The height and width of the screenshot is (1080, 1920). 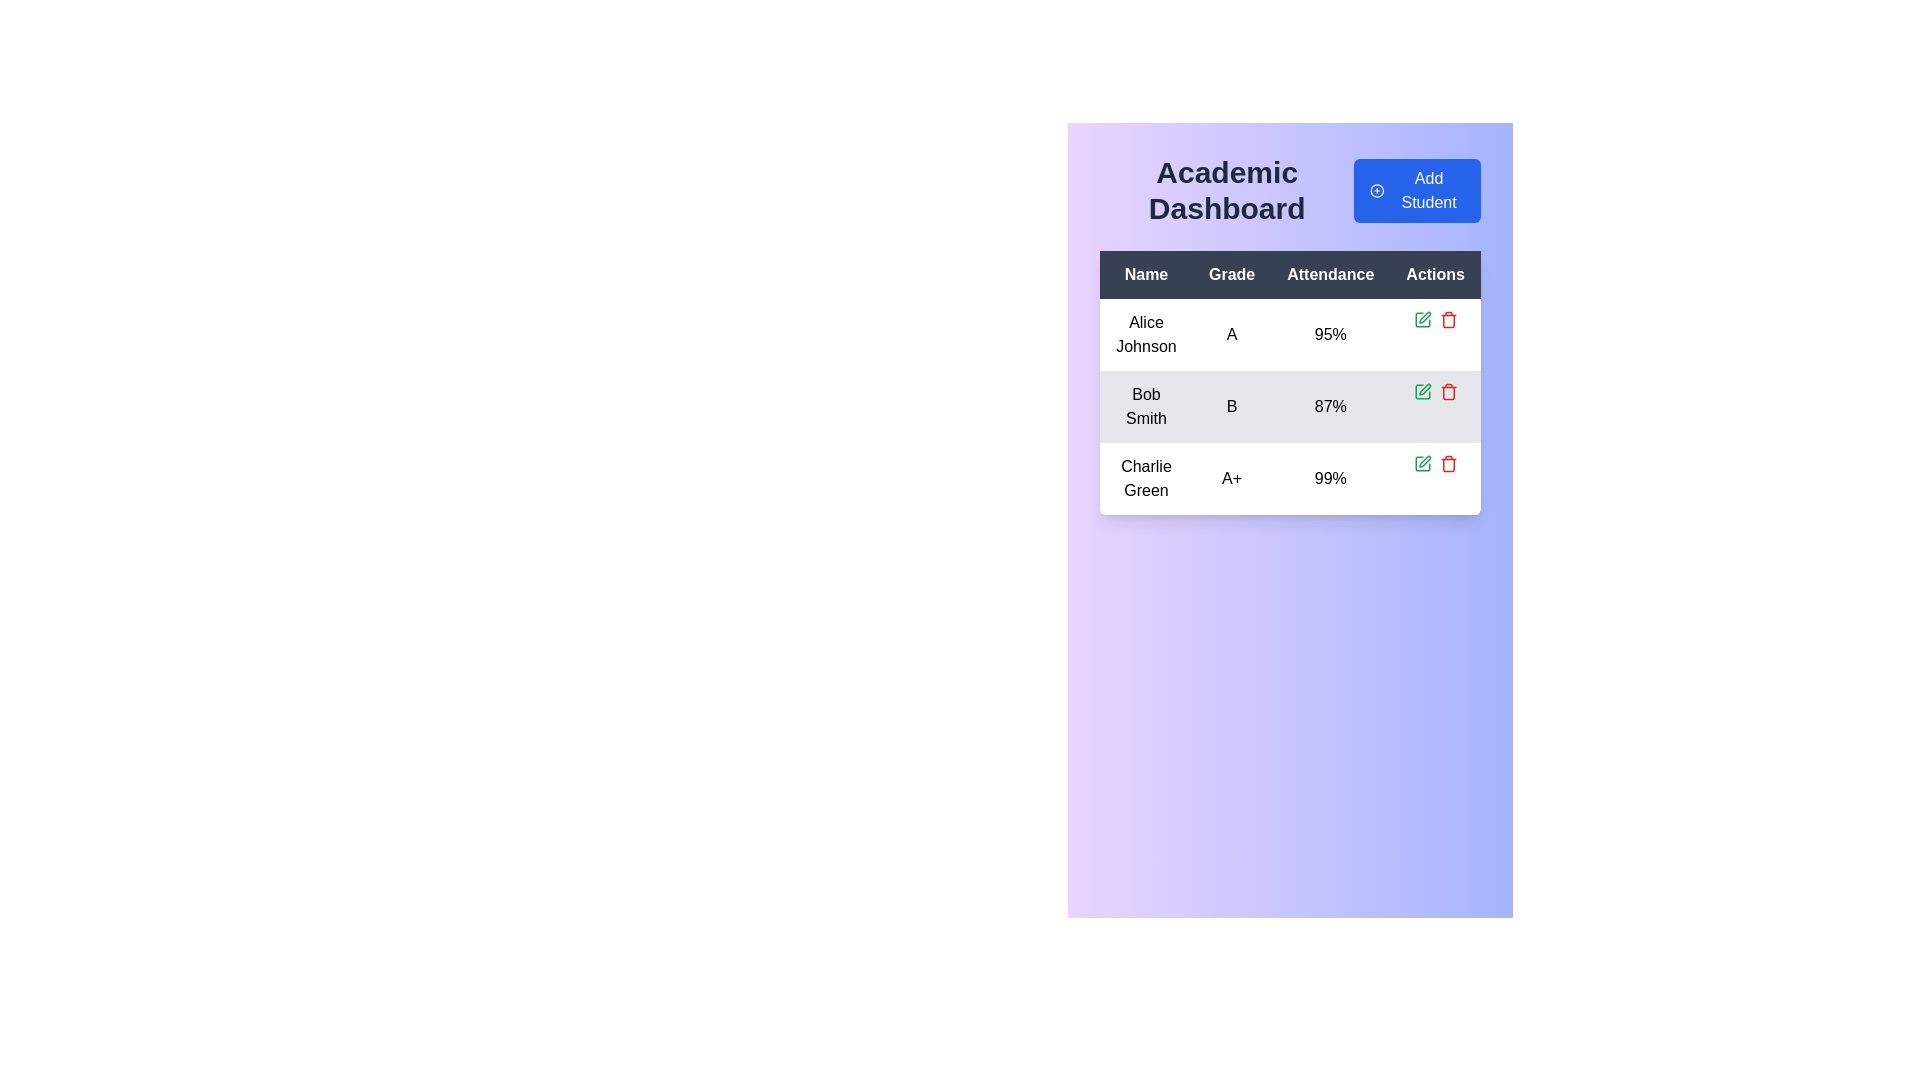 What do you see at coordinates (1290, 406) in the screenshot?
I see `the table row corresponding to the user 'Bob Smith' for additional details` at bounding box center [1290, 406].